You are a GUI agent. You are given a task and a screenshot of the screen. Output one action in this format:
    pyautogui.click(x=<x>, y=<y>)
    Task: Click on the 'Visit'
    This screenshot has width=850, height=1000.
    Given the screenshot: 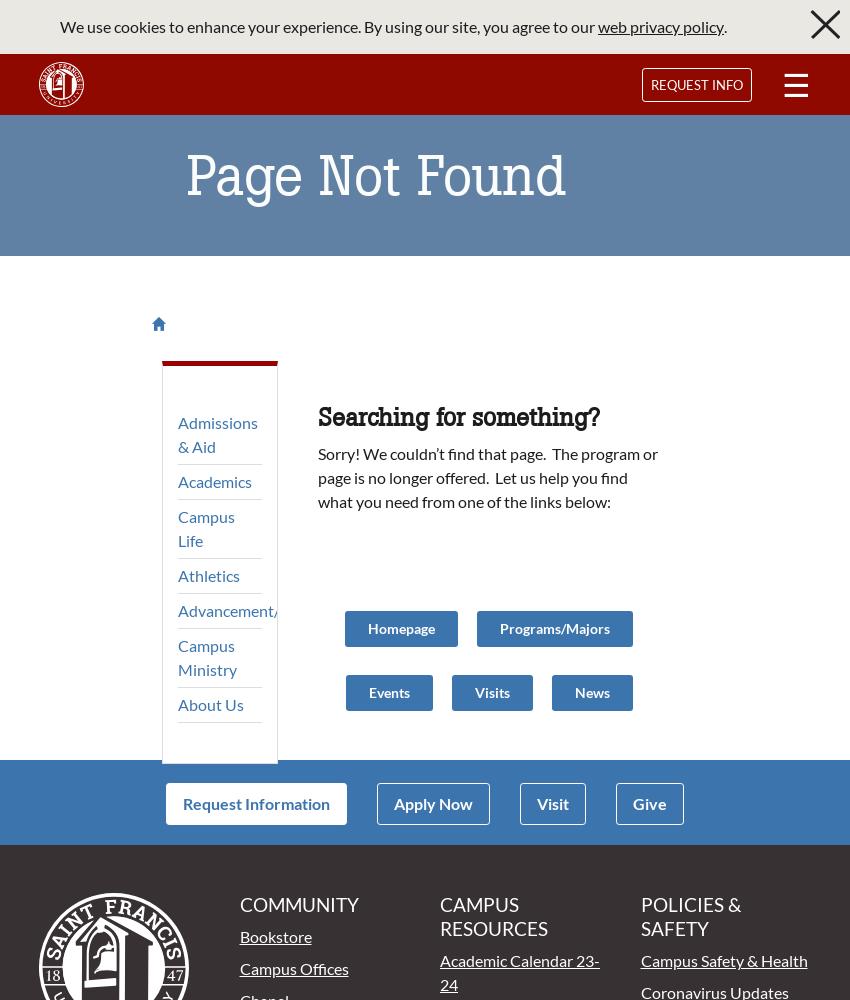 What is the action you would take?
    pyautogui.click(x=552, y=803)
    